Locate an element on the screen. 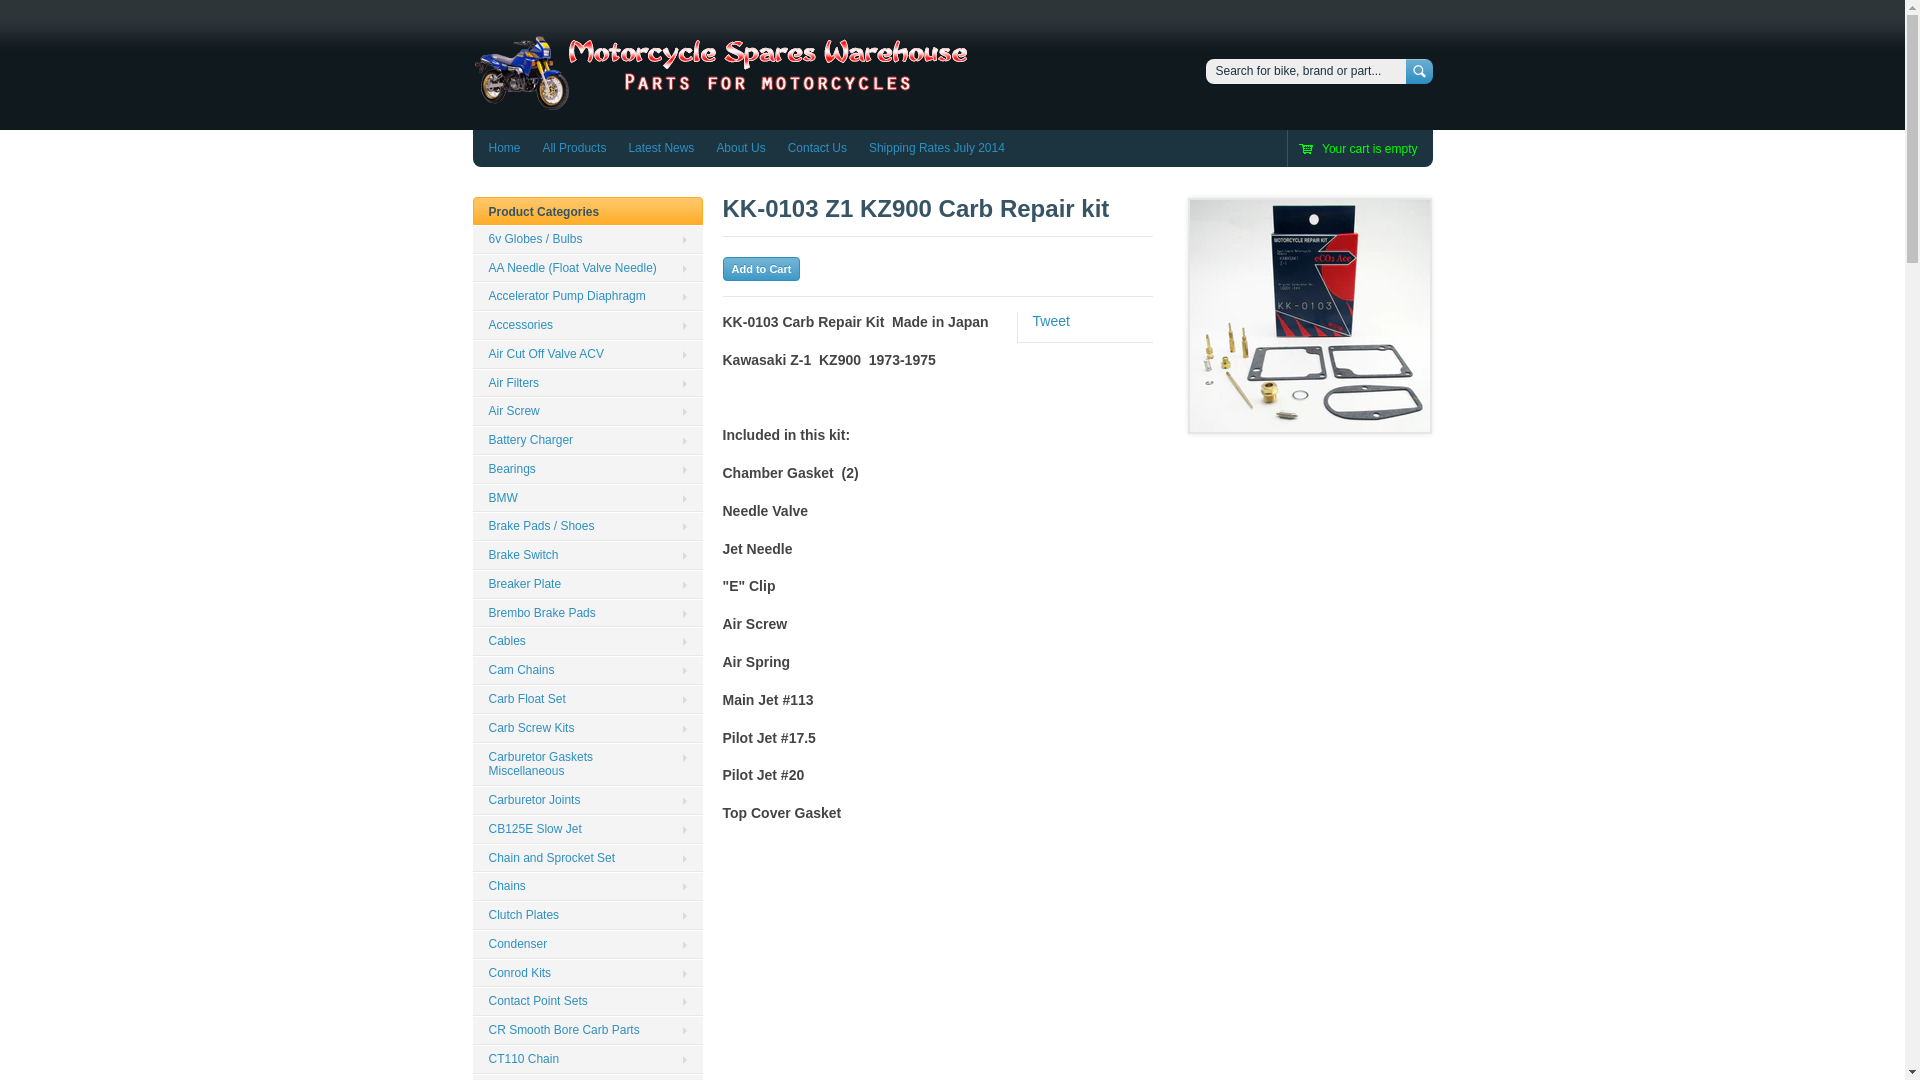 This screenshot has height=1080, width=1920. 'Carb Screw Kits' is located at coordinates (470, 728).